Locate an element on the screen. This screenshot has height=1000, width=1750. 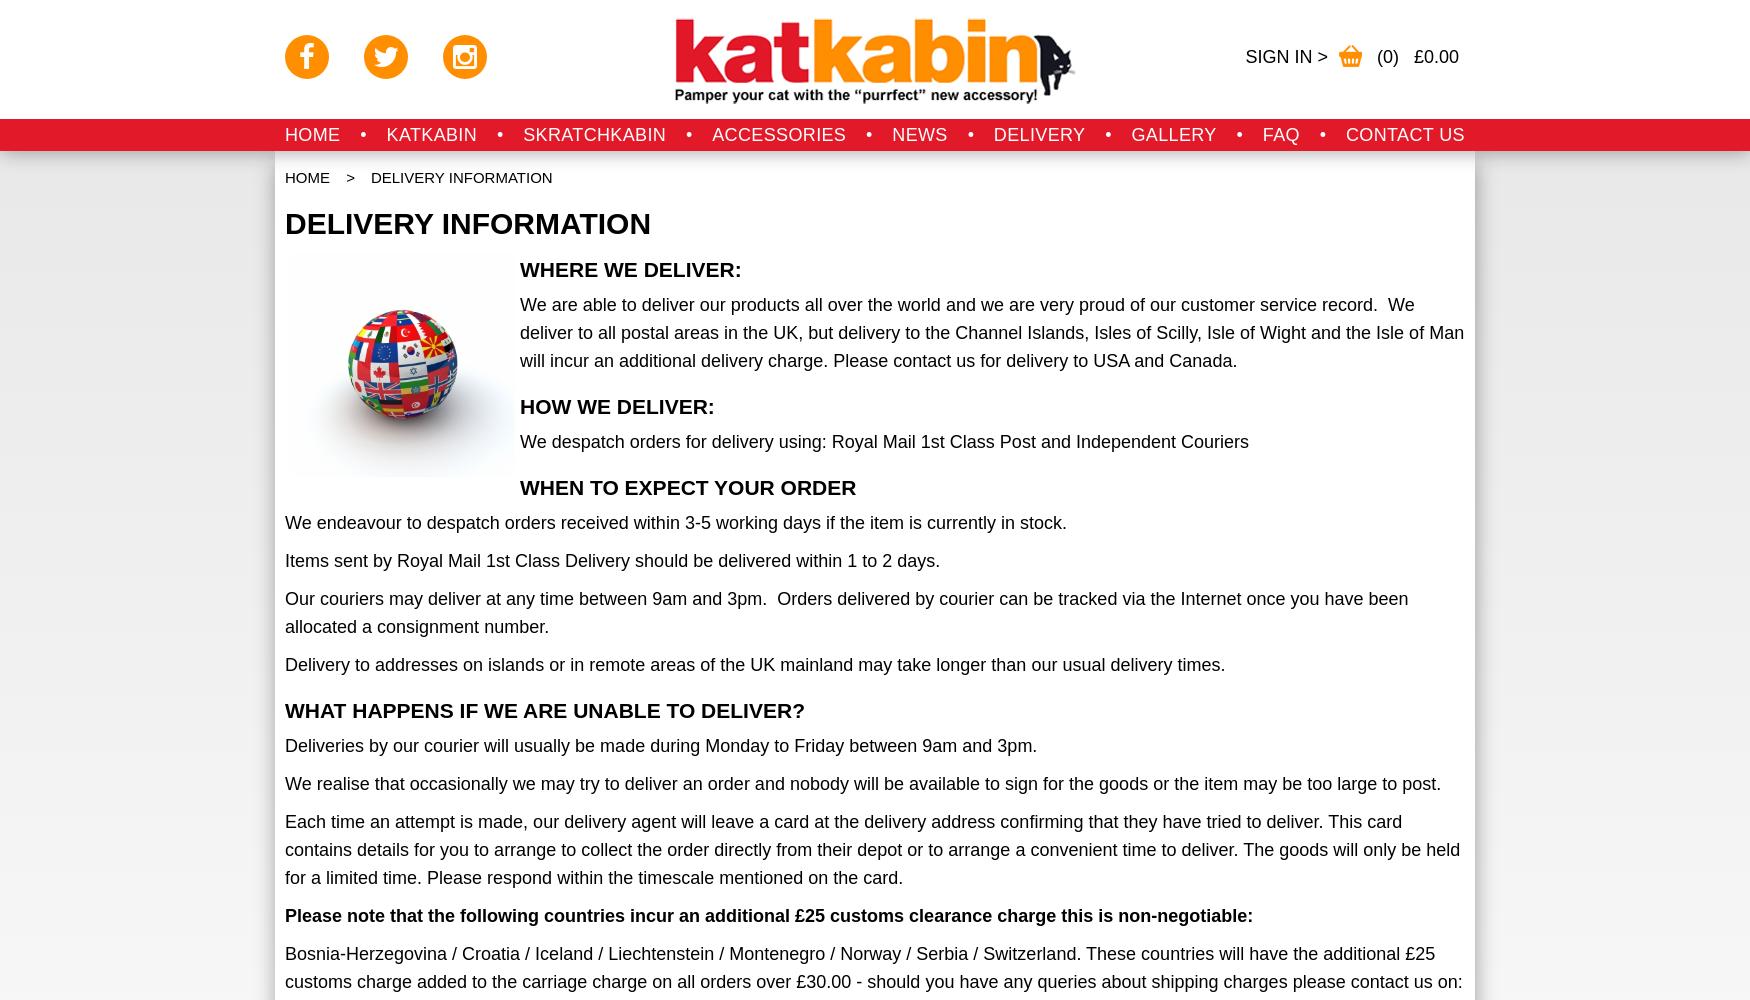
'We endeavour to despatch orders received within 3-5 working days if the item is currently in stock.' is located at coordinates (675, 523).